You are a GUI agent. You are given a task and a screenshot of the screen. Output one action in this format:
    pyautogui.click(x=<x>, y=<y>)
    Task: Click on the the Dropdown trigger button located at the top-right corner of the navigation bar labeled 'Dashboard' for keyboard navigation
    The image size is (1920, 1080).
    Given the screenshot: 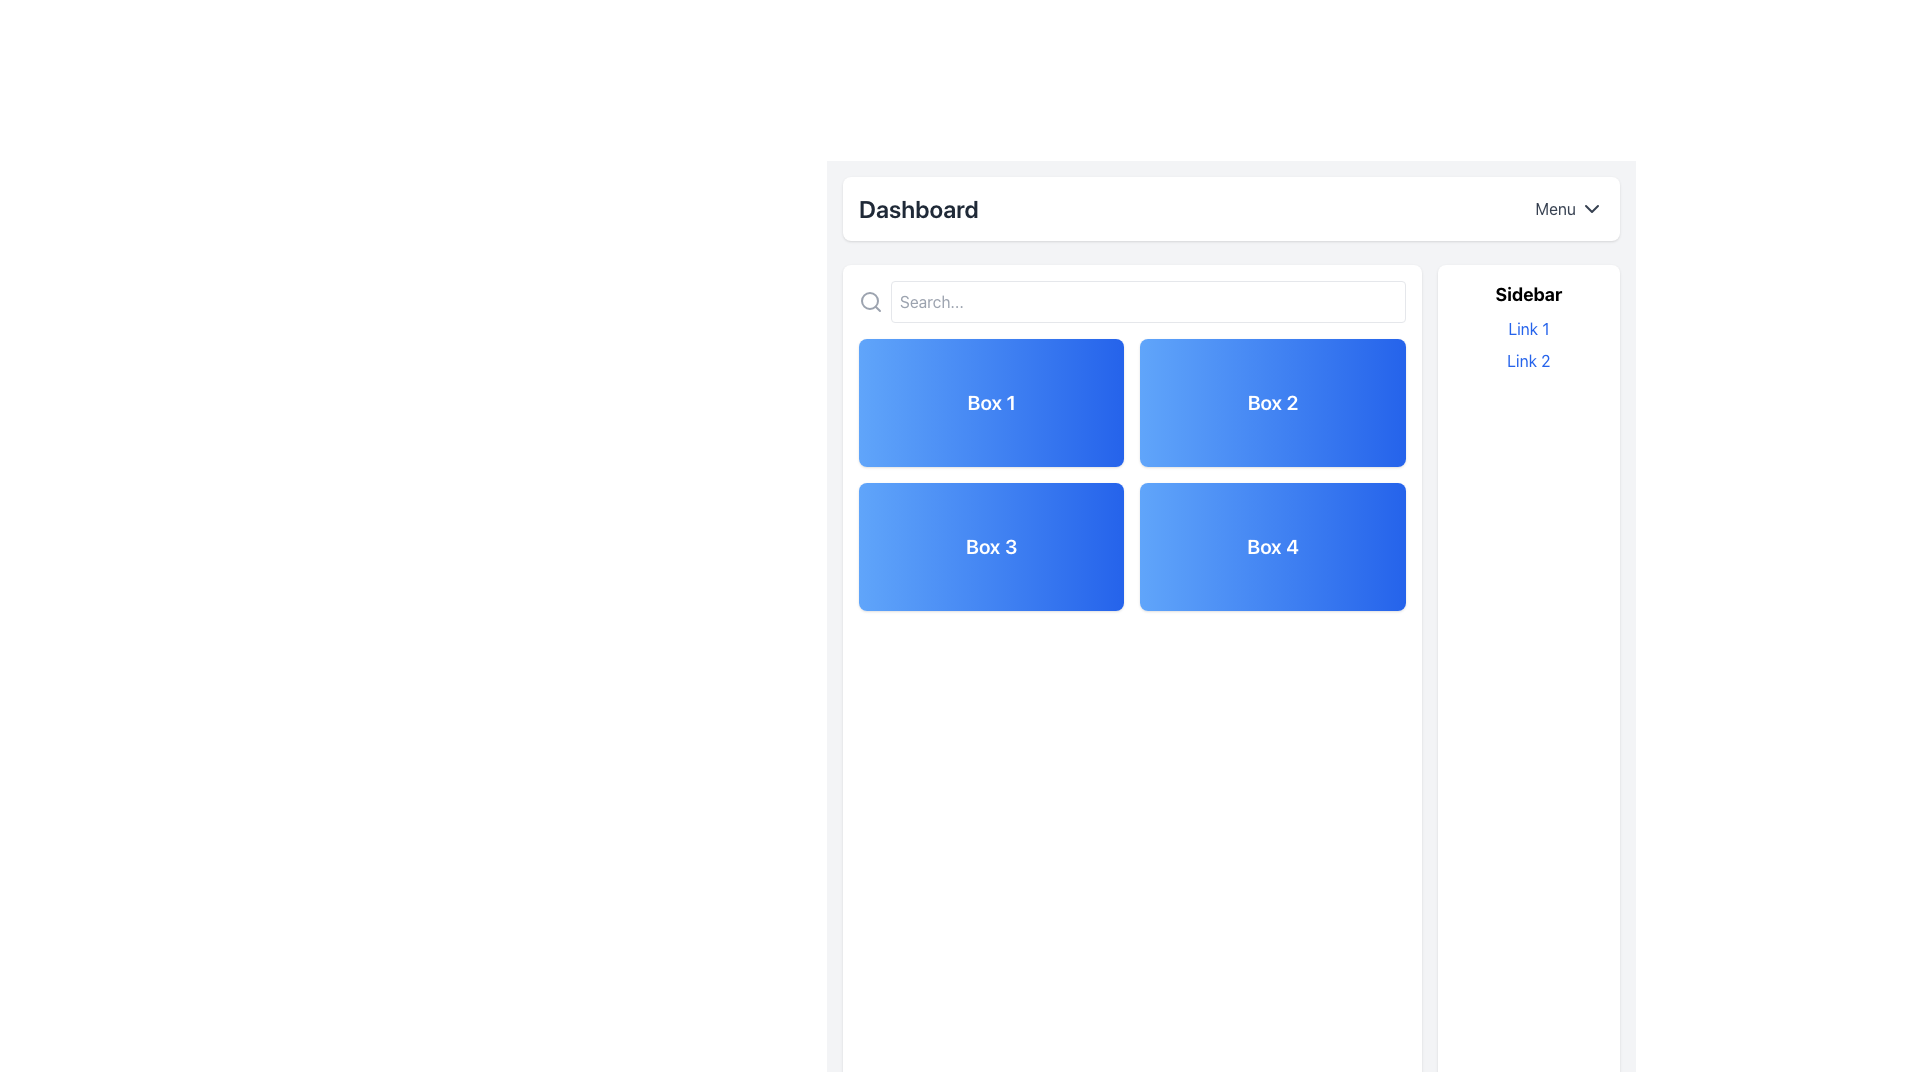 What is the action you would take?
    pyautogui.click(x=1568, y=208)
    